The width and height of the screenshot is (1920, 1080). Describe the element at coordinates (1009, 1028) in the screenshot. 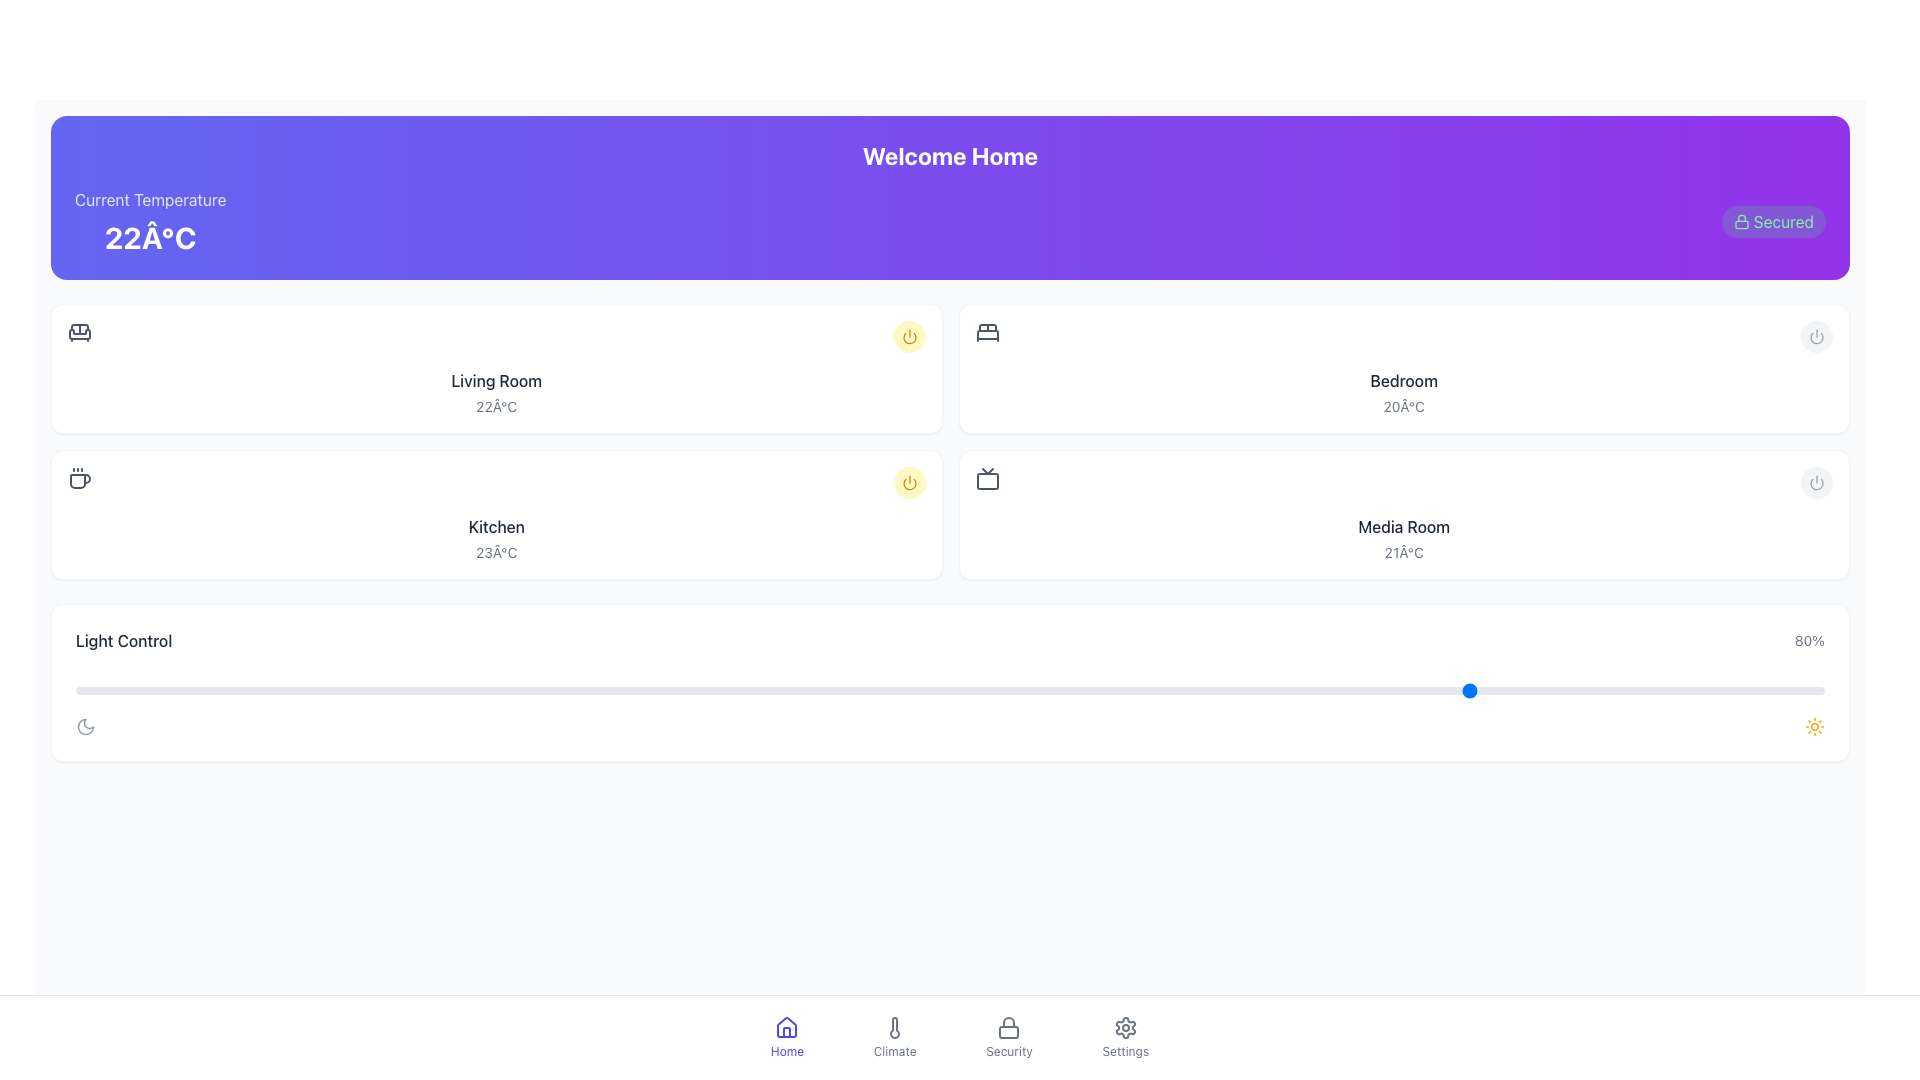

I see `the 'Security' icon in the bottom navigation bar` at that location.